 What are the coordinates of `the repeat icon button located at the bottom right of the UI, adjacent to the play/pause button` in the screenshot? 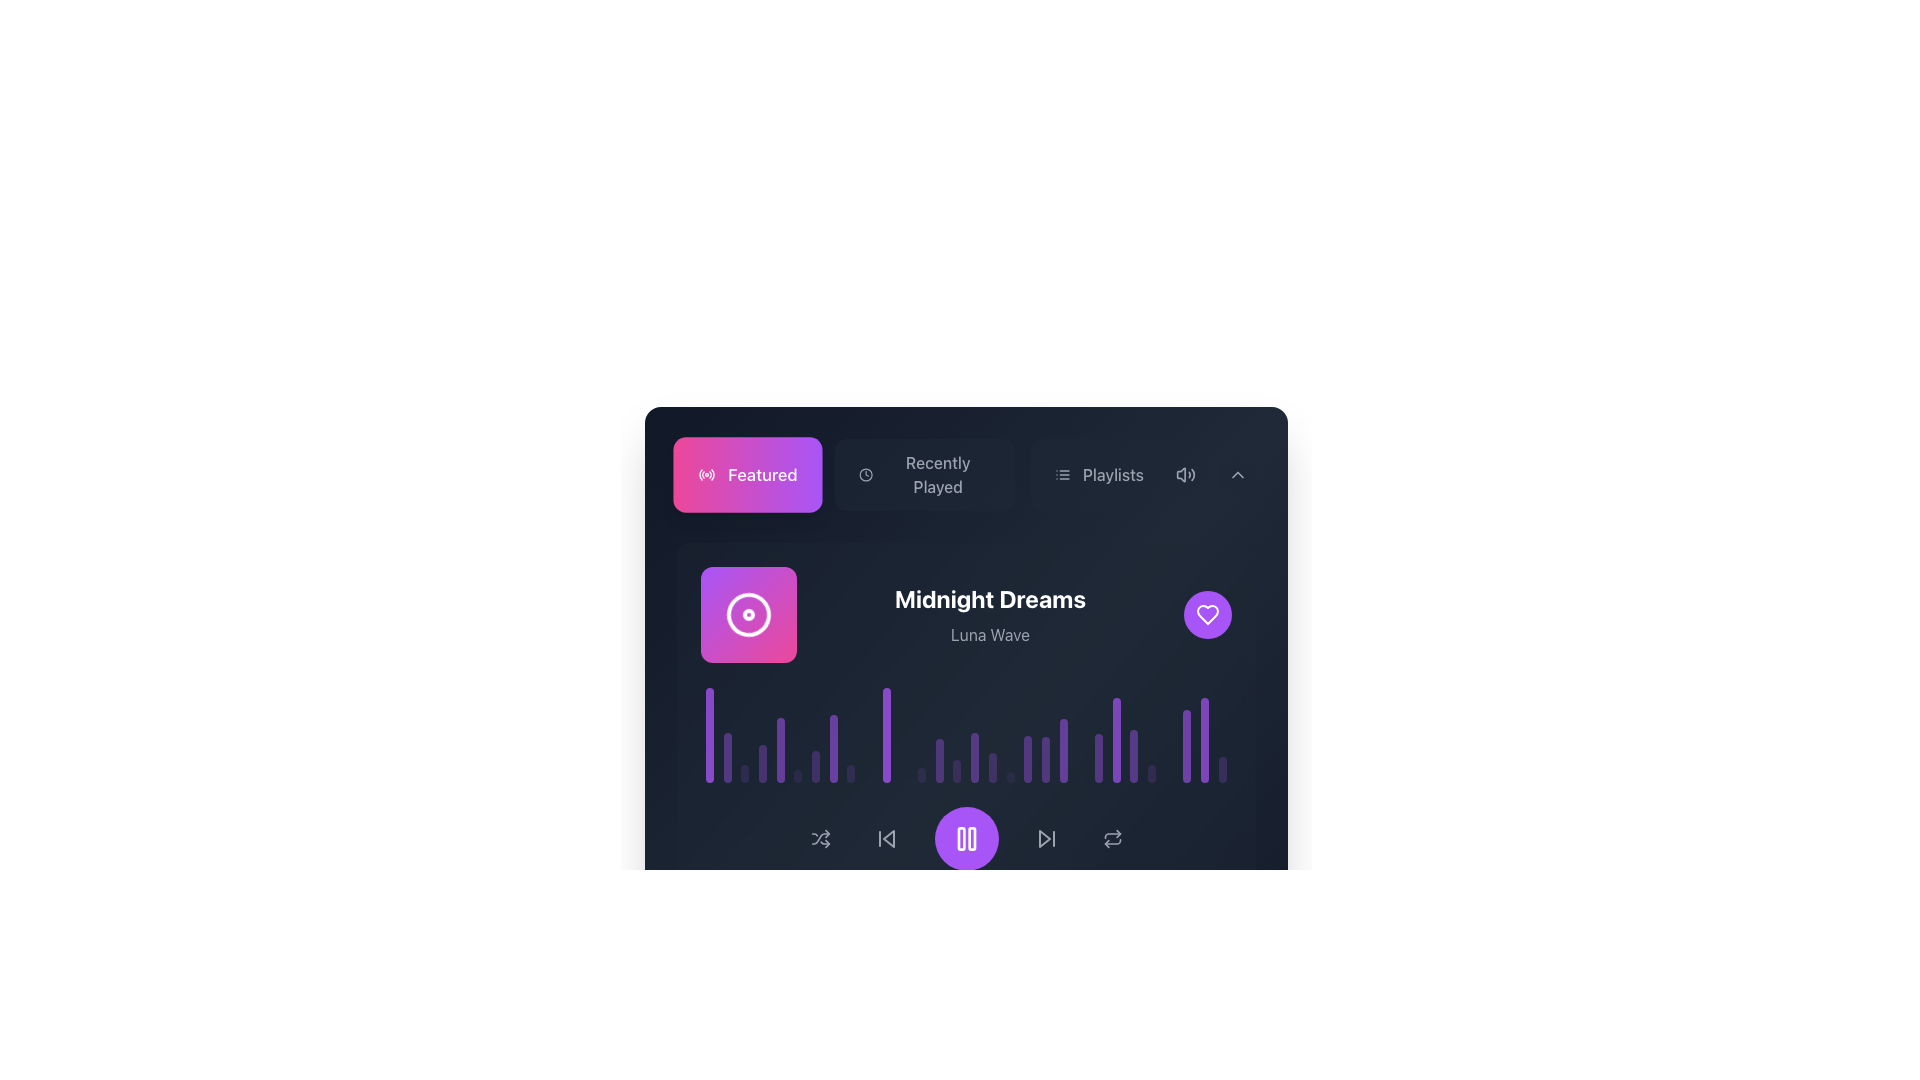 It's located at (1111, 839).